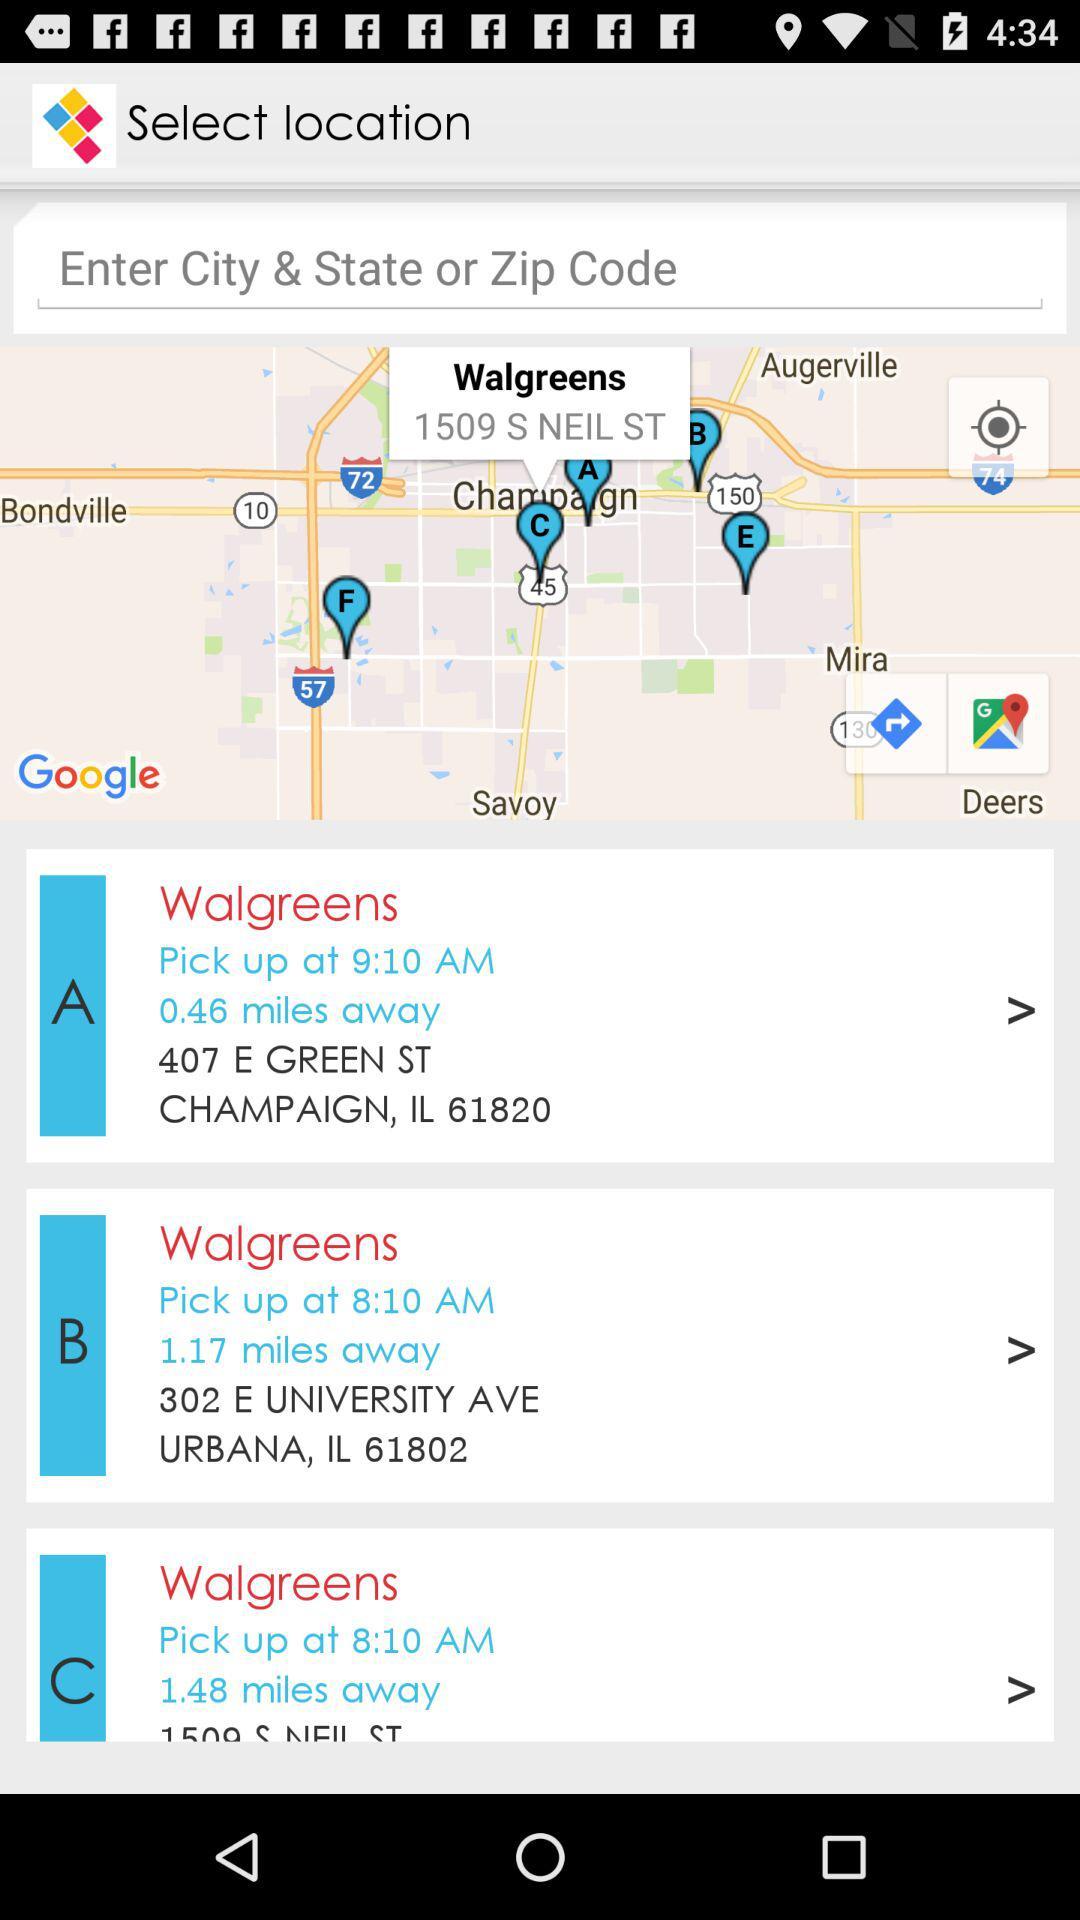 The width and height of the screenshot is (1080, 1920). I want to click on the > item, so click(1020, 1684).